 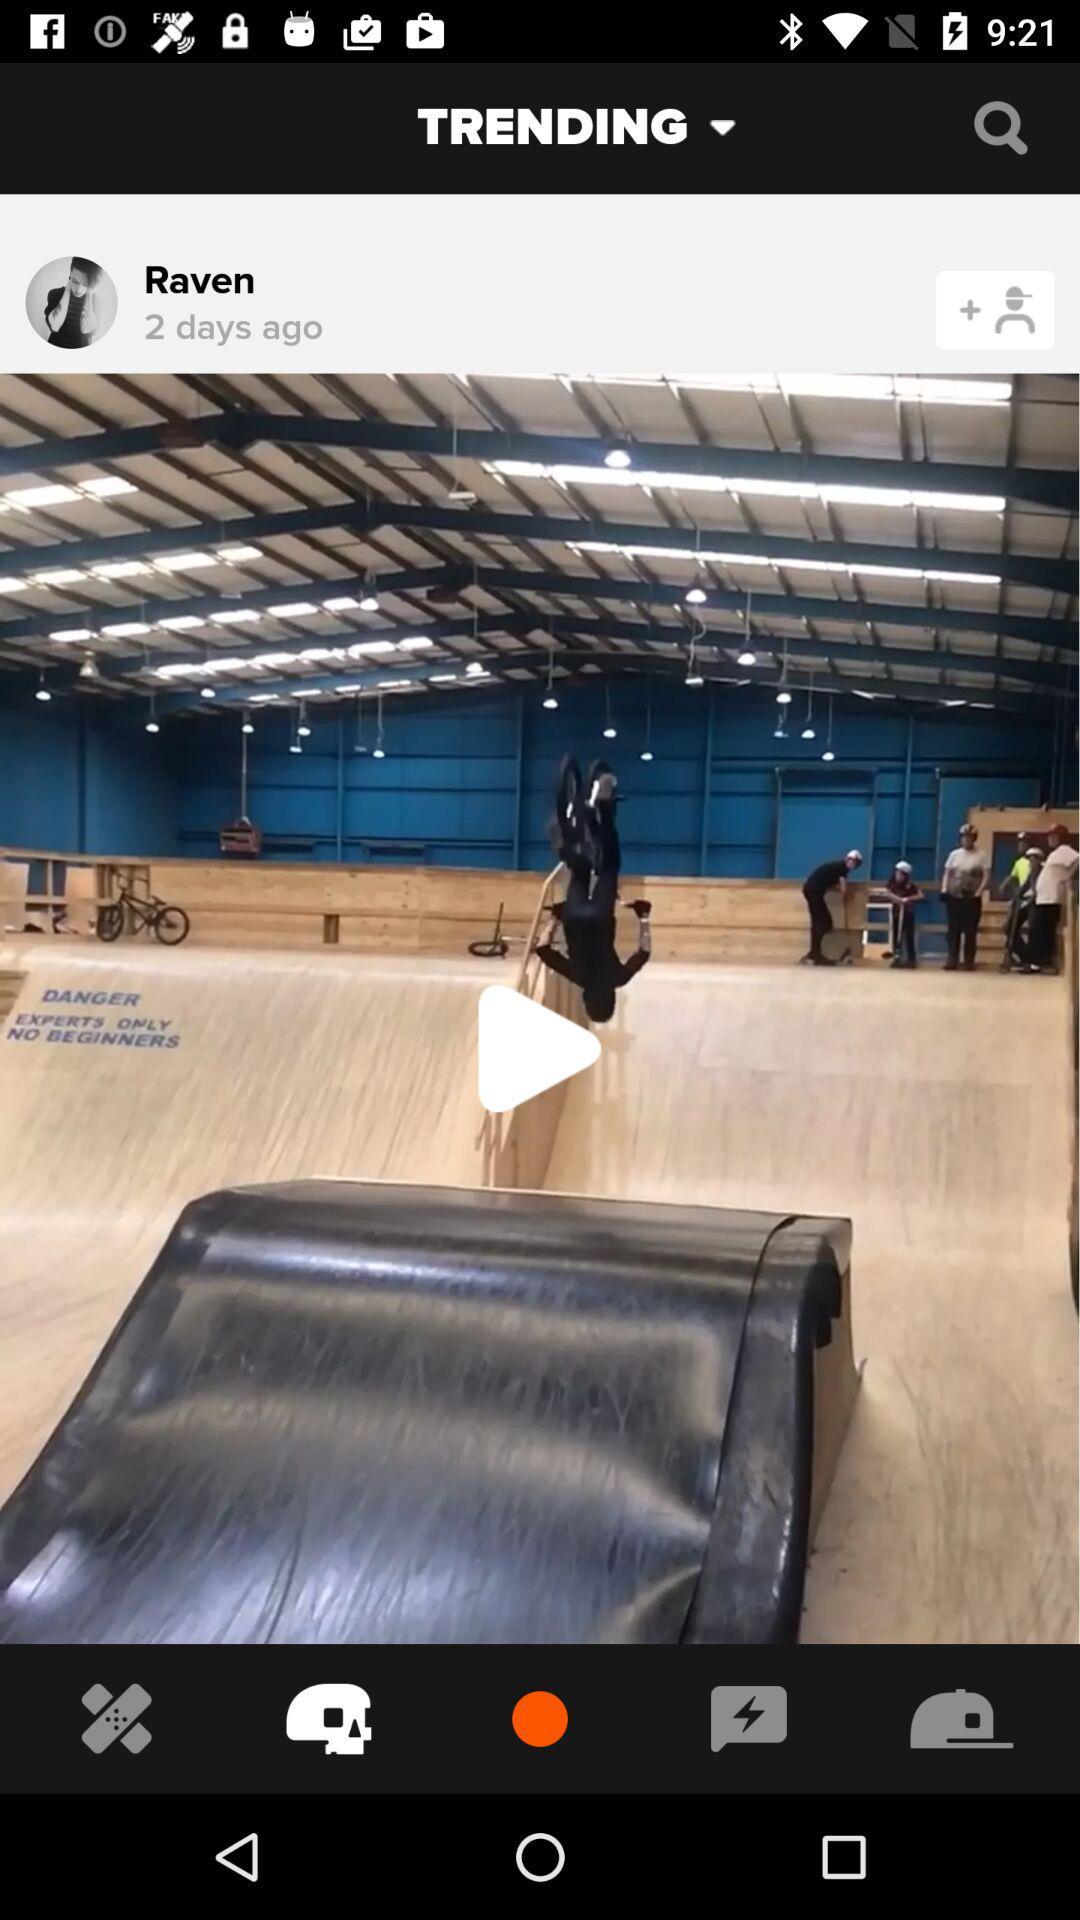 I want to click on the search icon, so click(x=1000, y=126).